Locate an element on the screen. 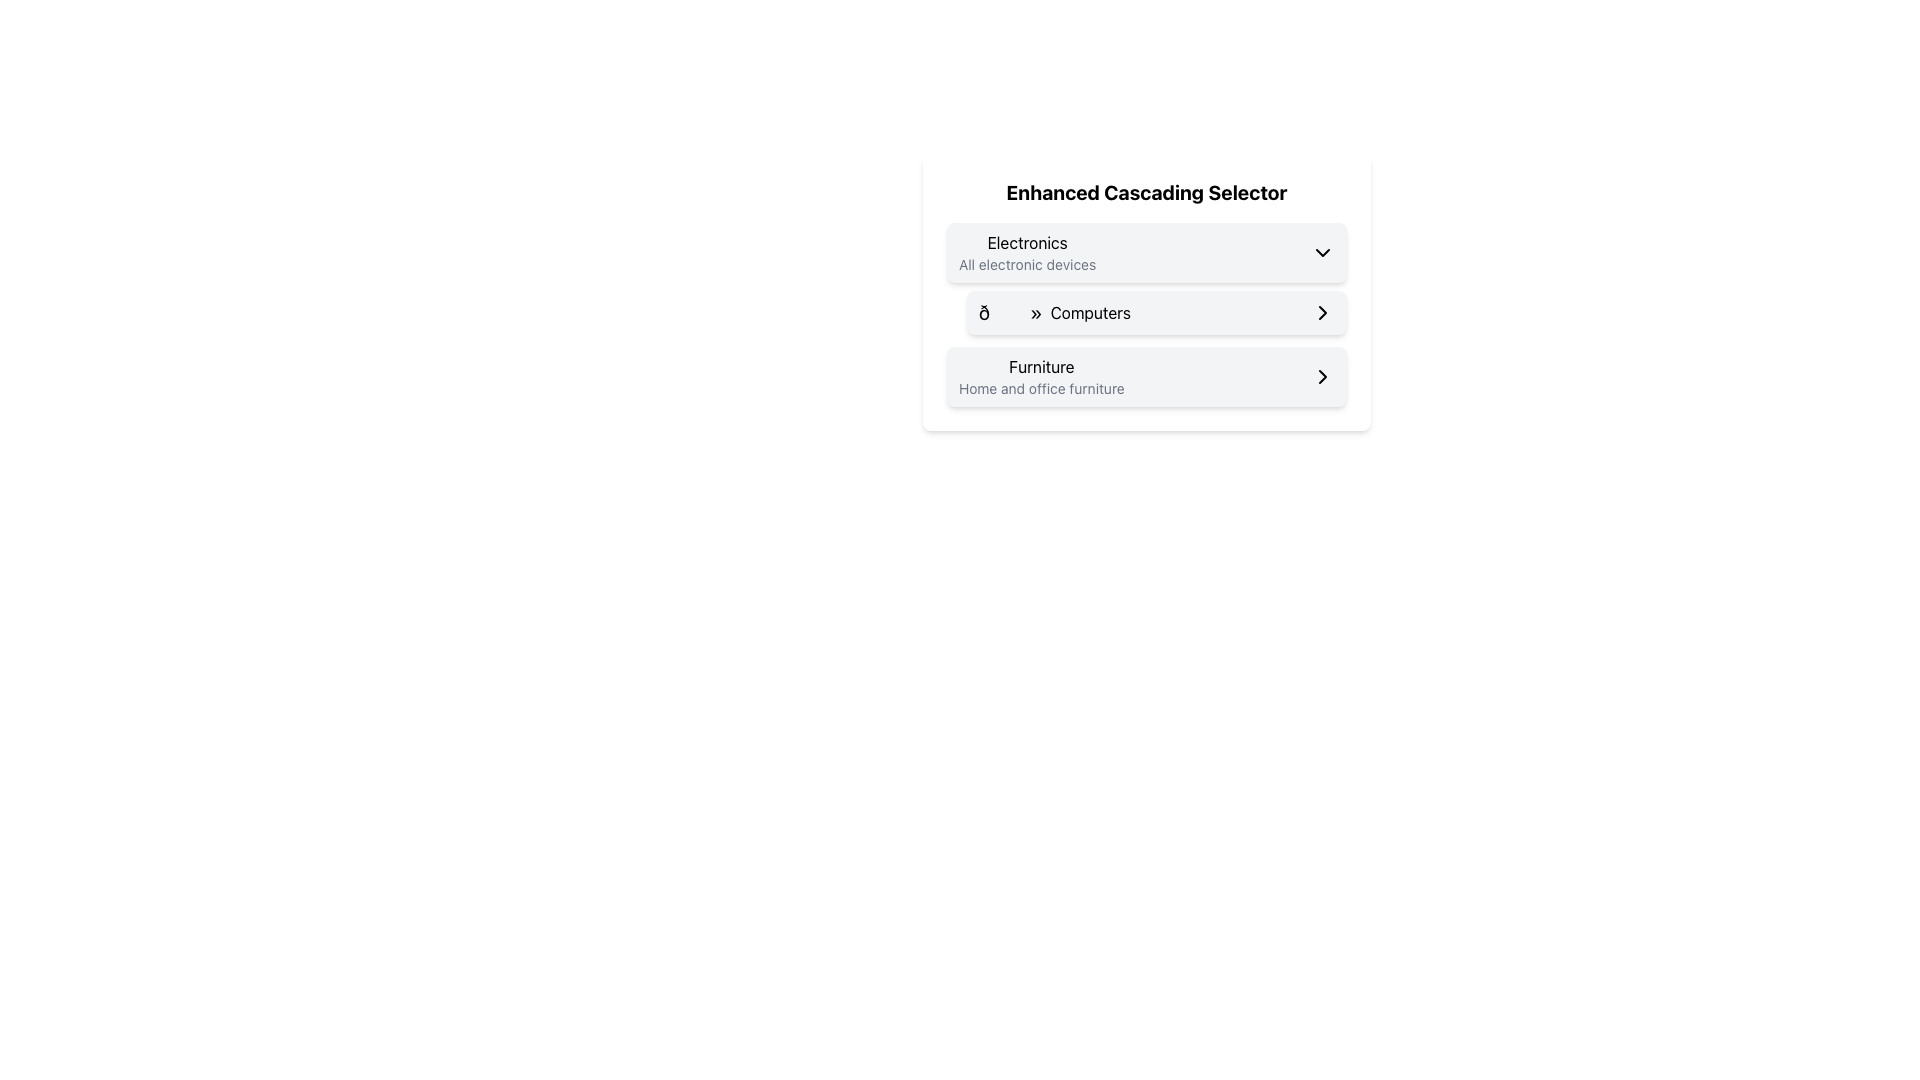  the right-facing chevron icon located to the right of the 'Computers' text is located at coordinates (1323, 312).